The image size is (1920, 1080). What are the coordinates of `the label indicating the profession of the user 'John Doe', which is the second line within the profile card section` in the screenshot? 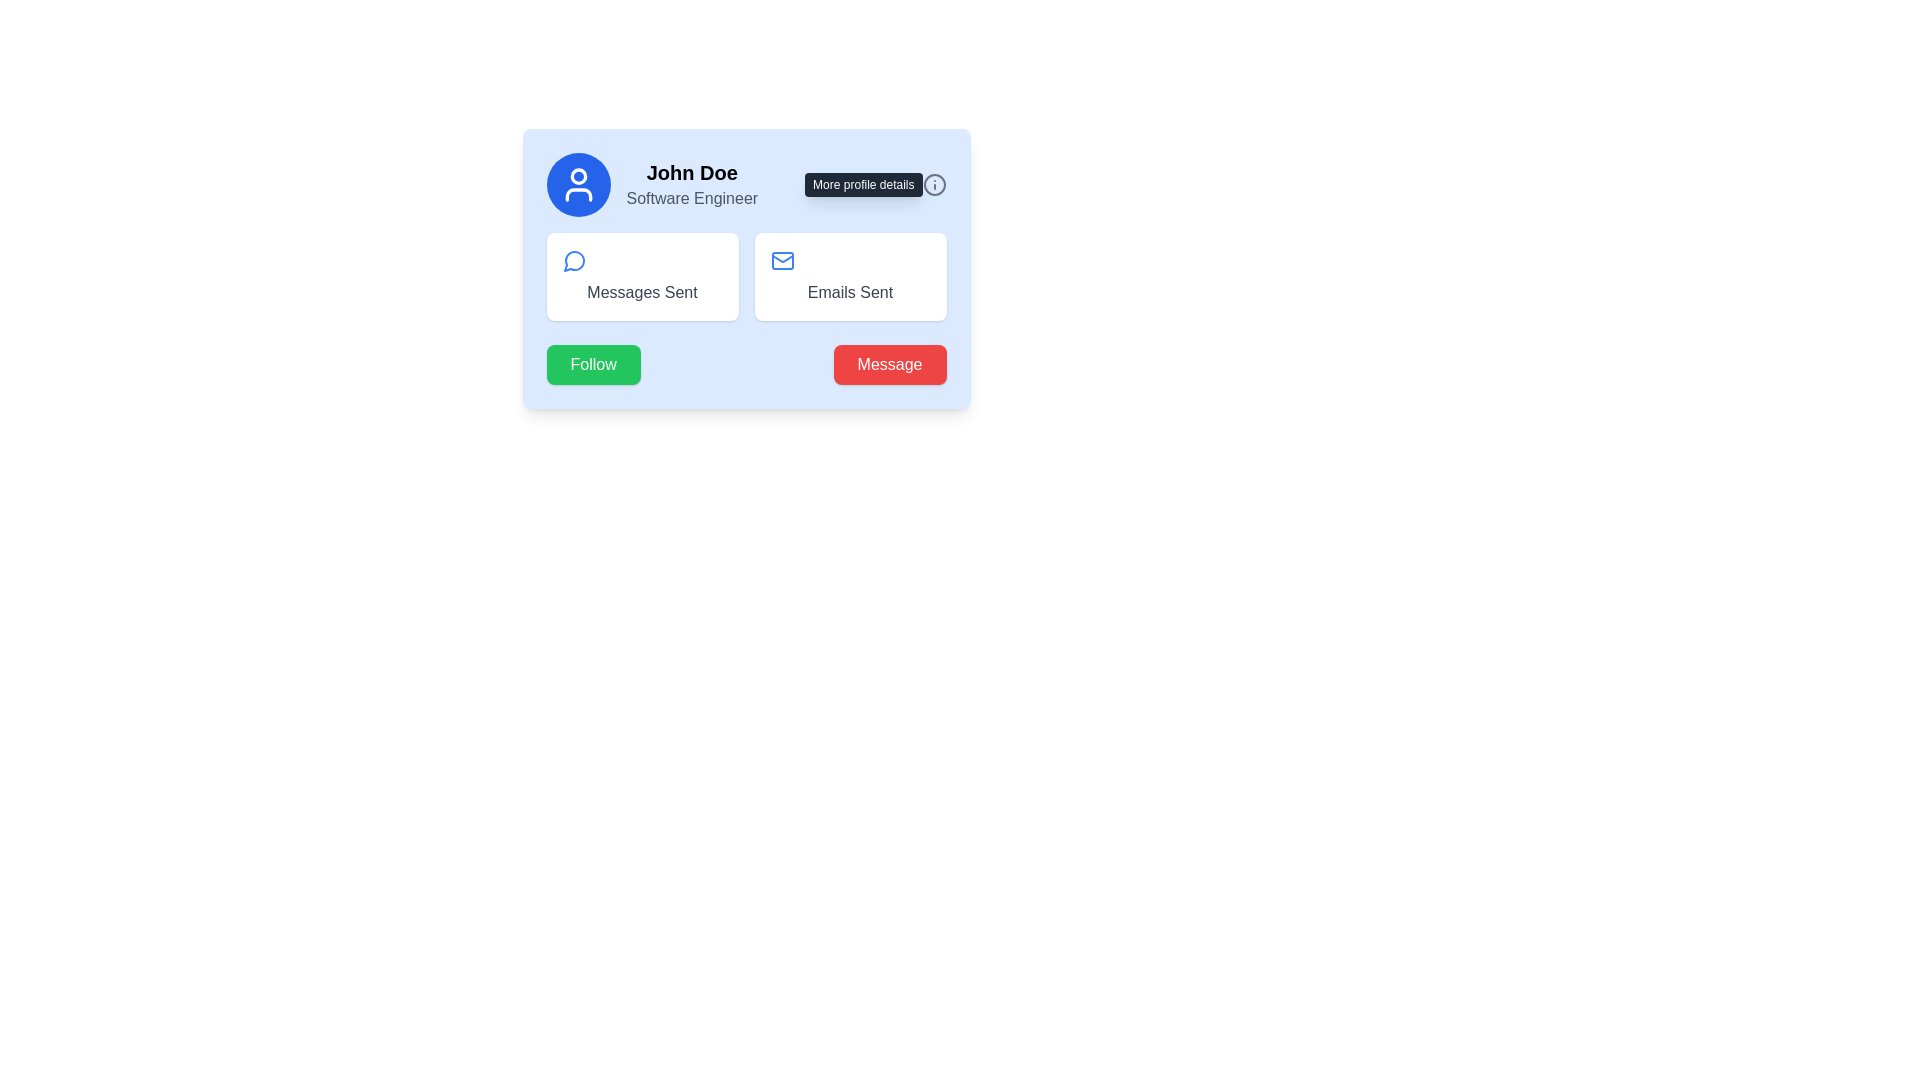 It's located at (692, 199).